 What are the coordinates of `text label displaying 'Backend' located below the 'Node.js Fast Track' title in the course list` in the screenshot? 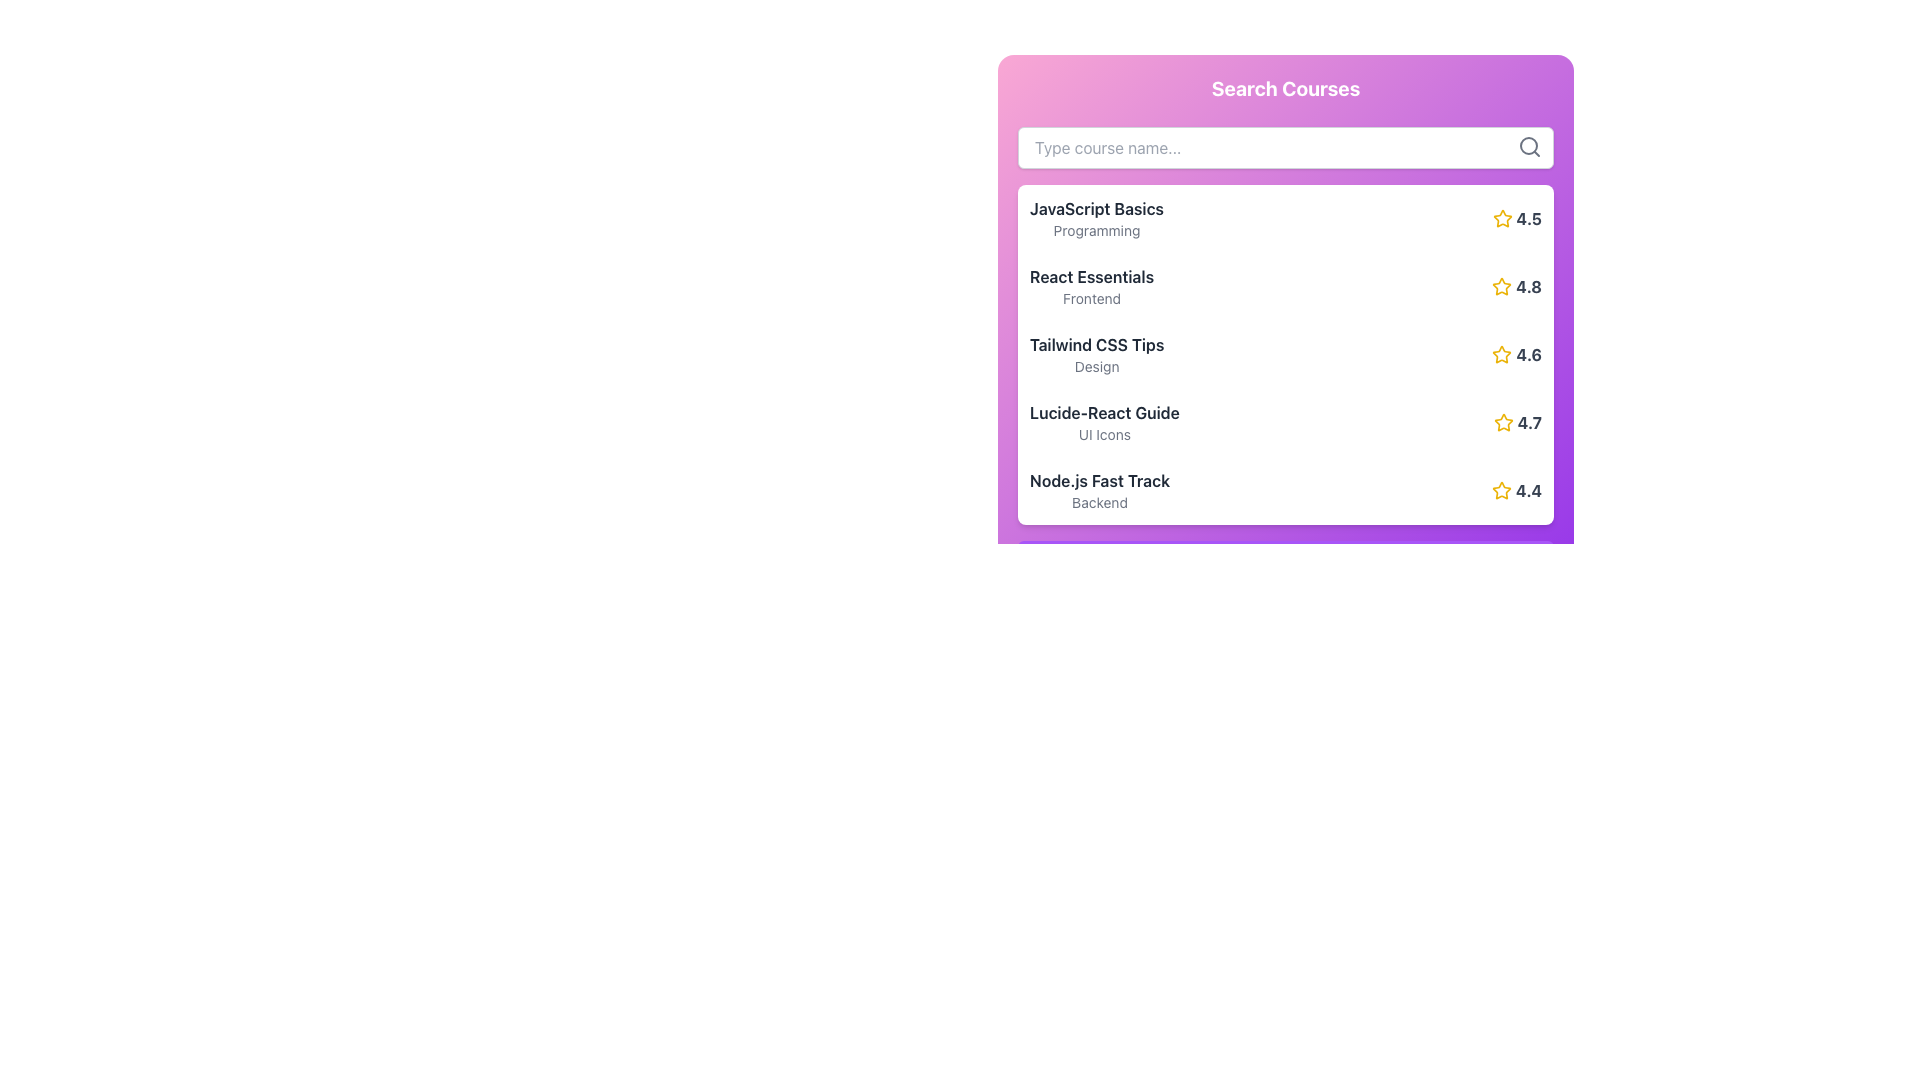 It's located at (1098, 501).